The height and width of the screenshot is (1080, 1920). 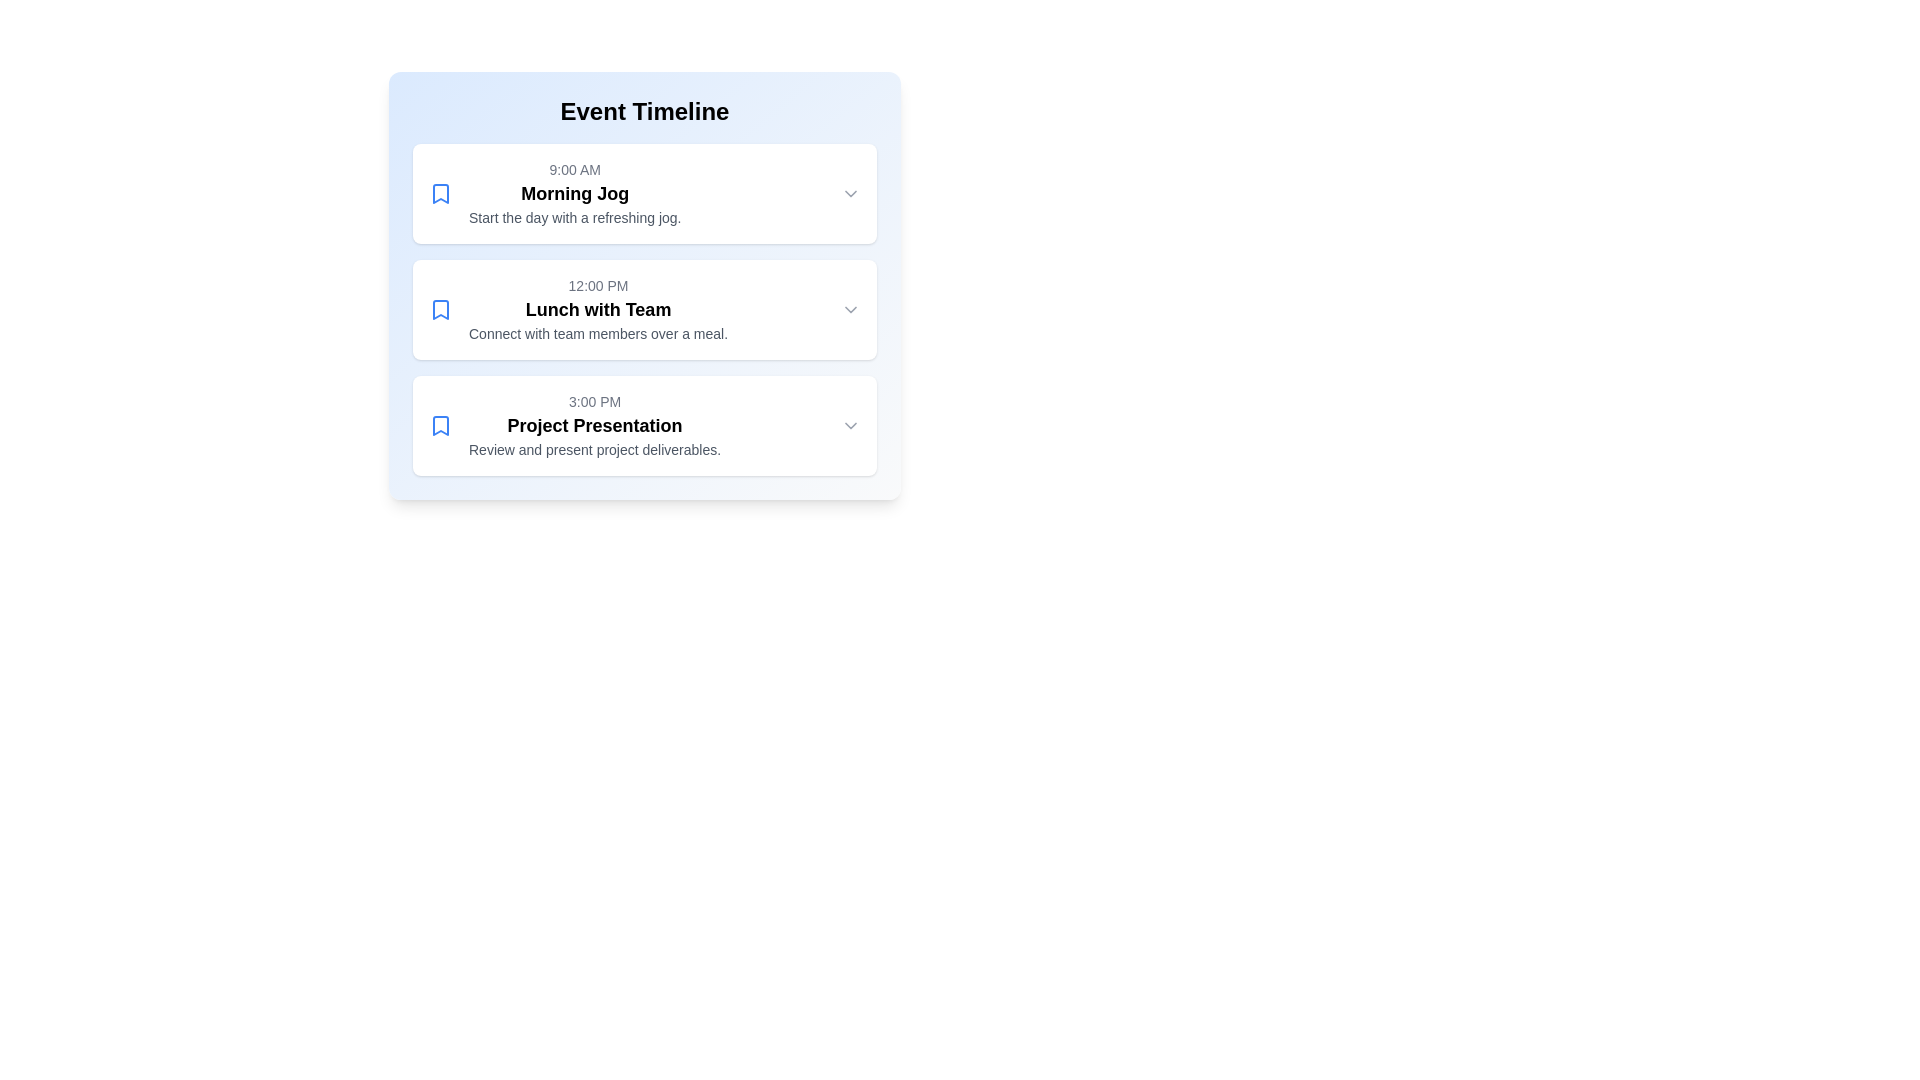 I want to click on the text block containing the event description 'Morning Jog' in the uppermost event card, so click(x=574, y=193).